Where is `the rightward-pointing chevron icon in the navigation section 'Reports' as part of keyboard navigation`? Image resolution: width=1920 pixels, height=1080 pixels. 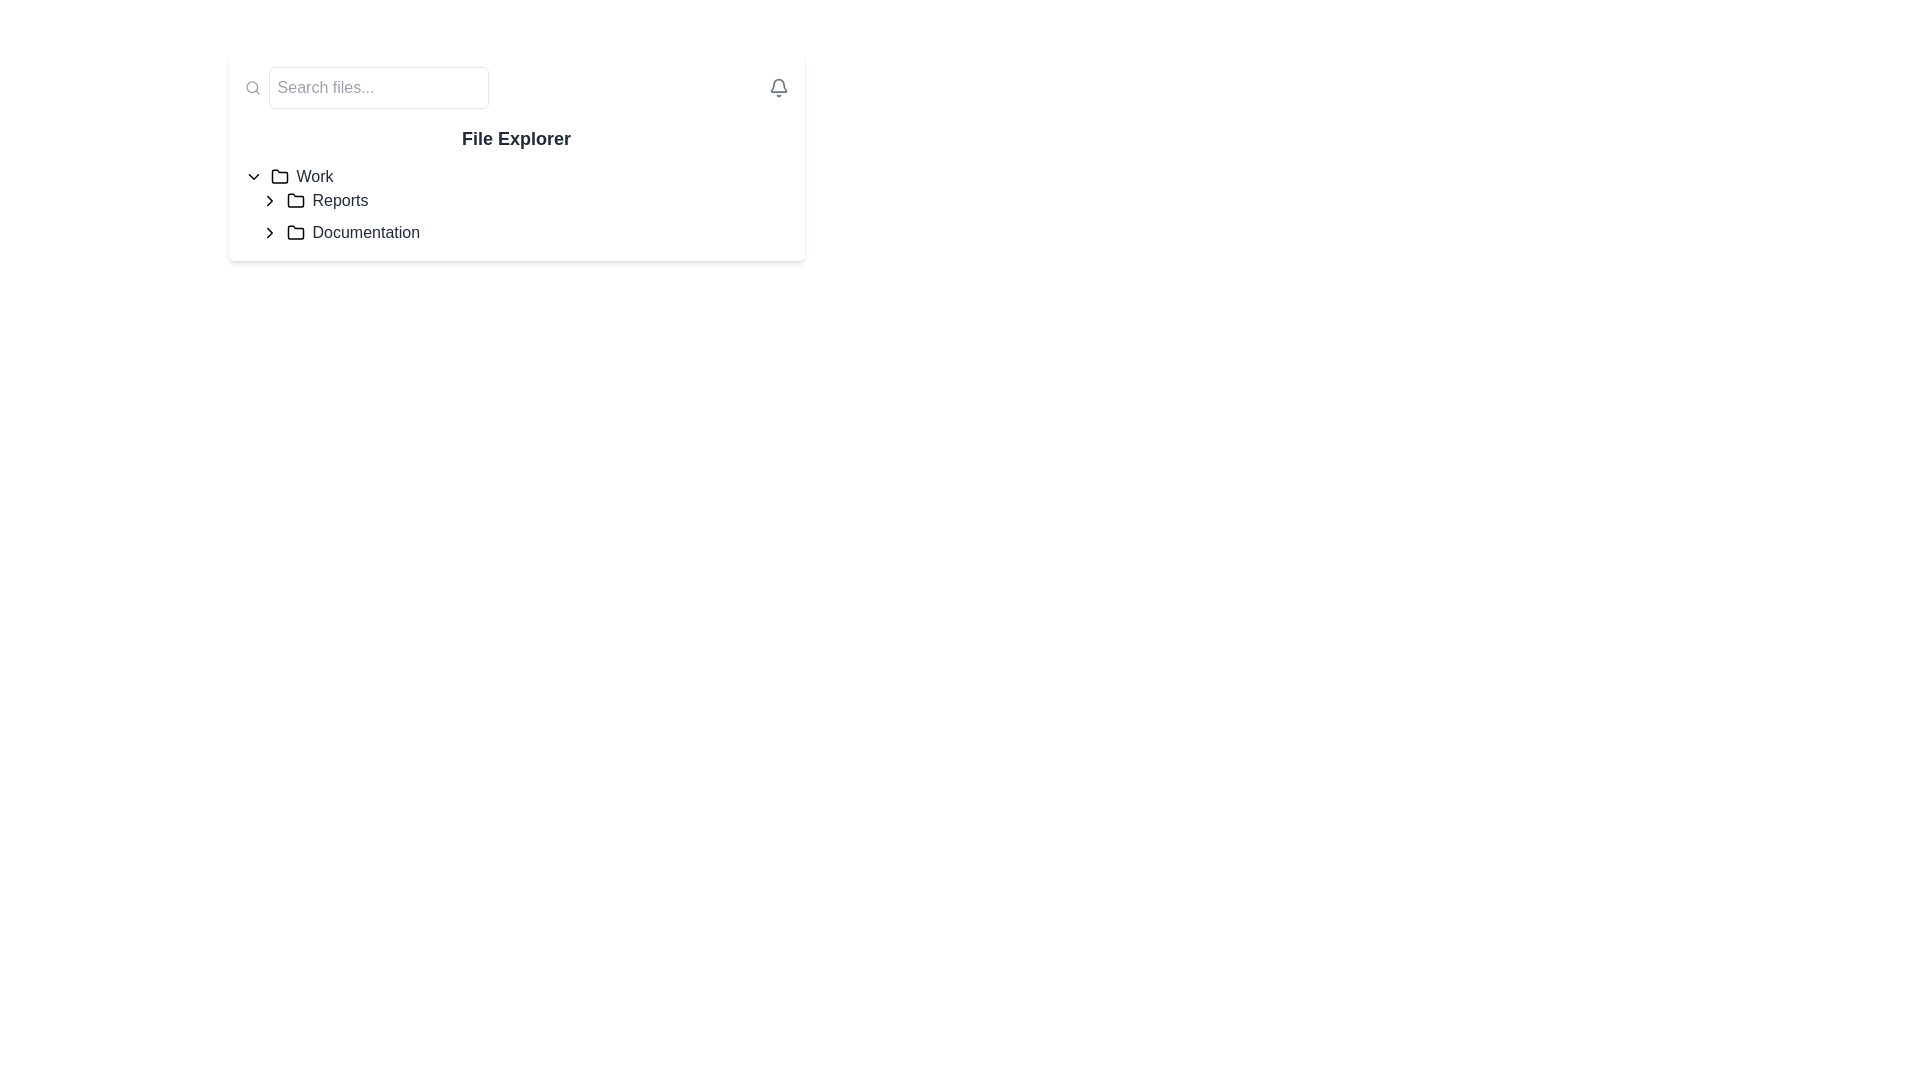
the rightward-pointing chevron icon in the navigation section 'Reports' as part of keyboard navigation is located at coordinates (268, 231).